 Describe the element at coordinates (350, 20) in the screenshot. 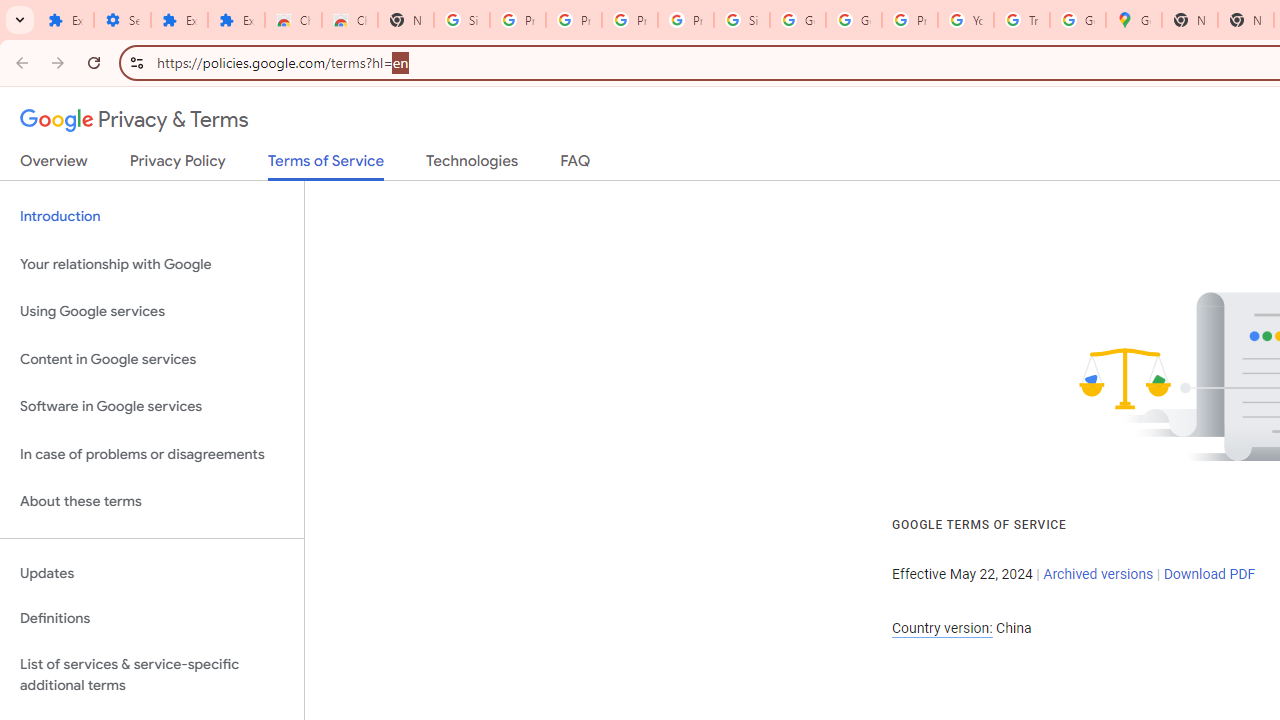

I see `'Chrome Web Store - Themes'` at that location.